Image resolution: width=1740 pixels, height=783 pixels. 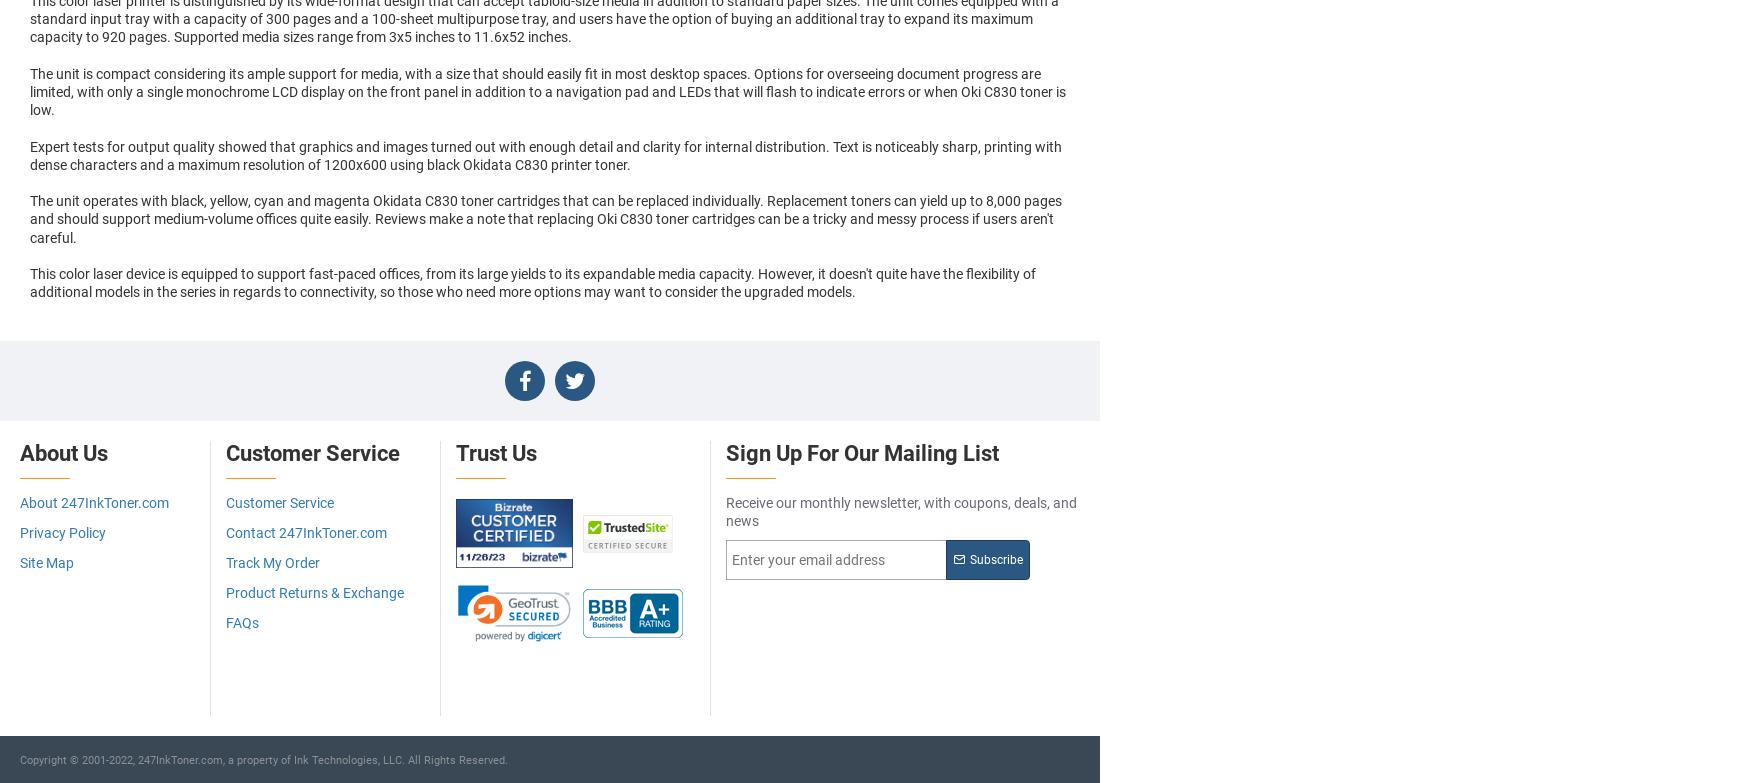 What do you see at coordinates (545, 219) in the screenshot?
I see `'The unit operates with black, yellow, cyan and magenta Okidata C830 toner cartridges that can be replaced individually.  Replacement toners can yield up to 8,000 pages and should support medium-volume offices quite easily.  Reviews make a note that replacing Oki C830 toner cartridges can be a tricky and messy process if users aren't careful.'` at bounding box center [545, 219].